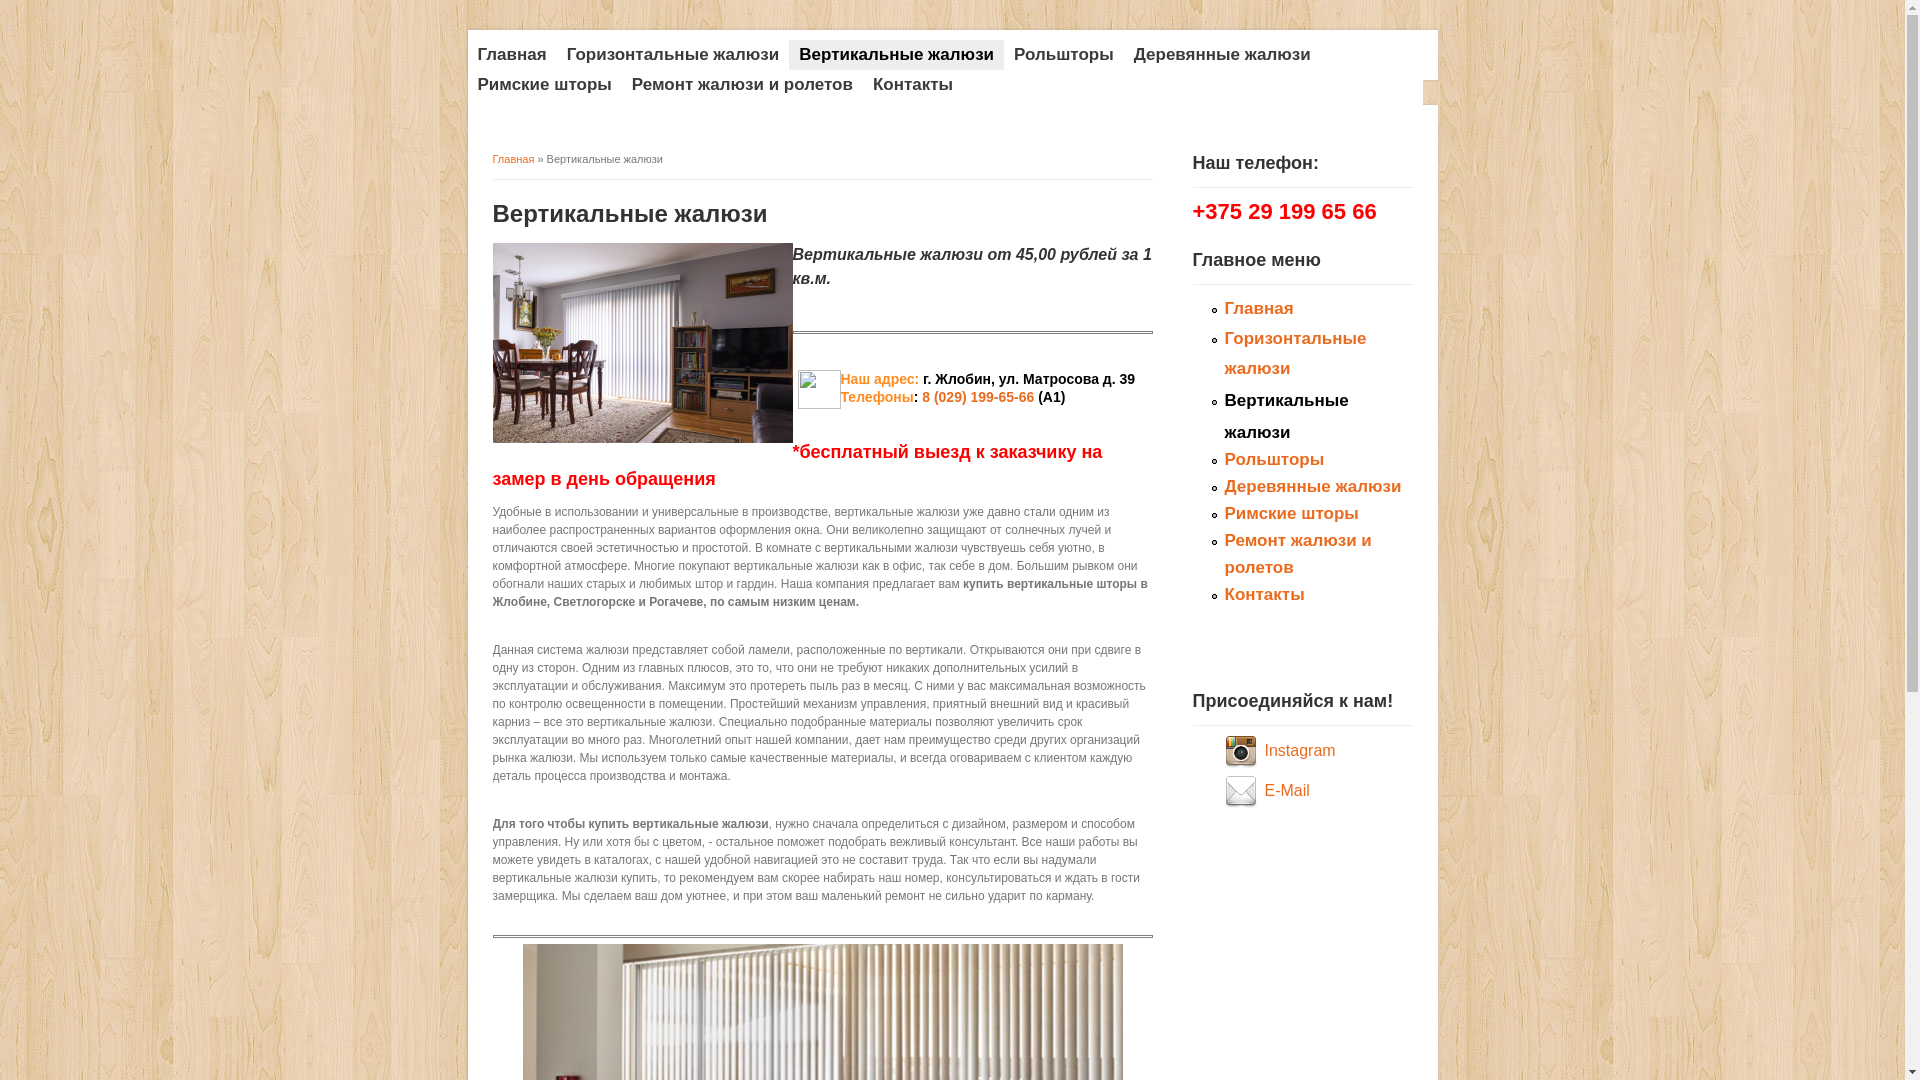 The image size is (1920, 1080). I want to click on '+375 29 199 65 66', so click(1191, 213).